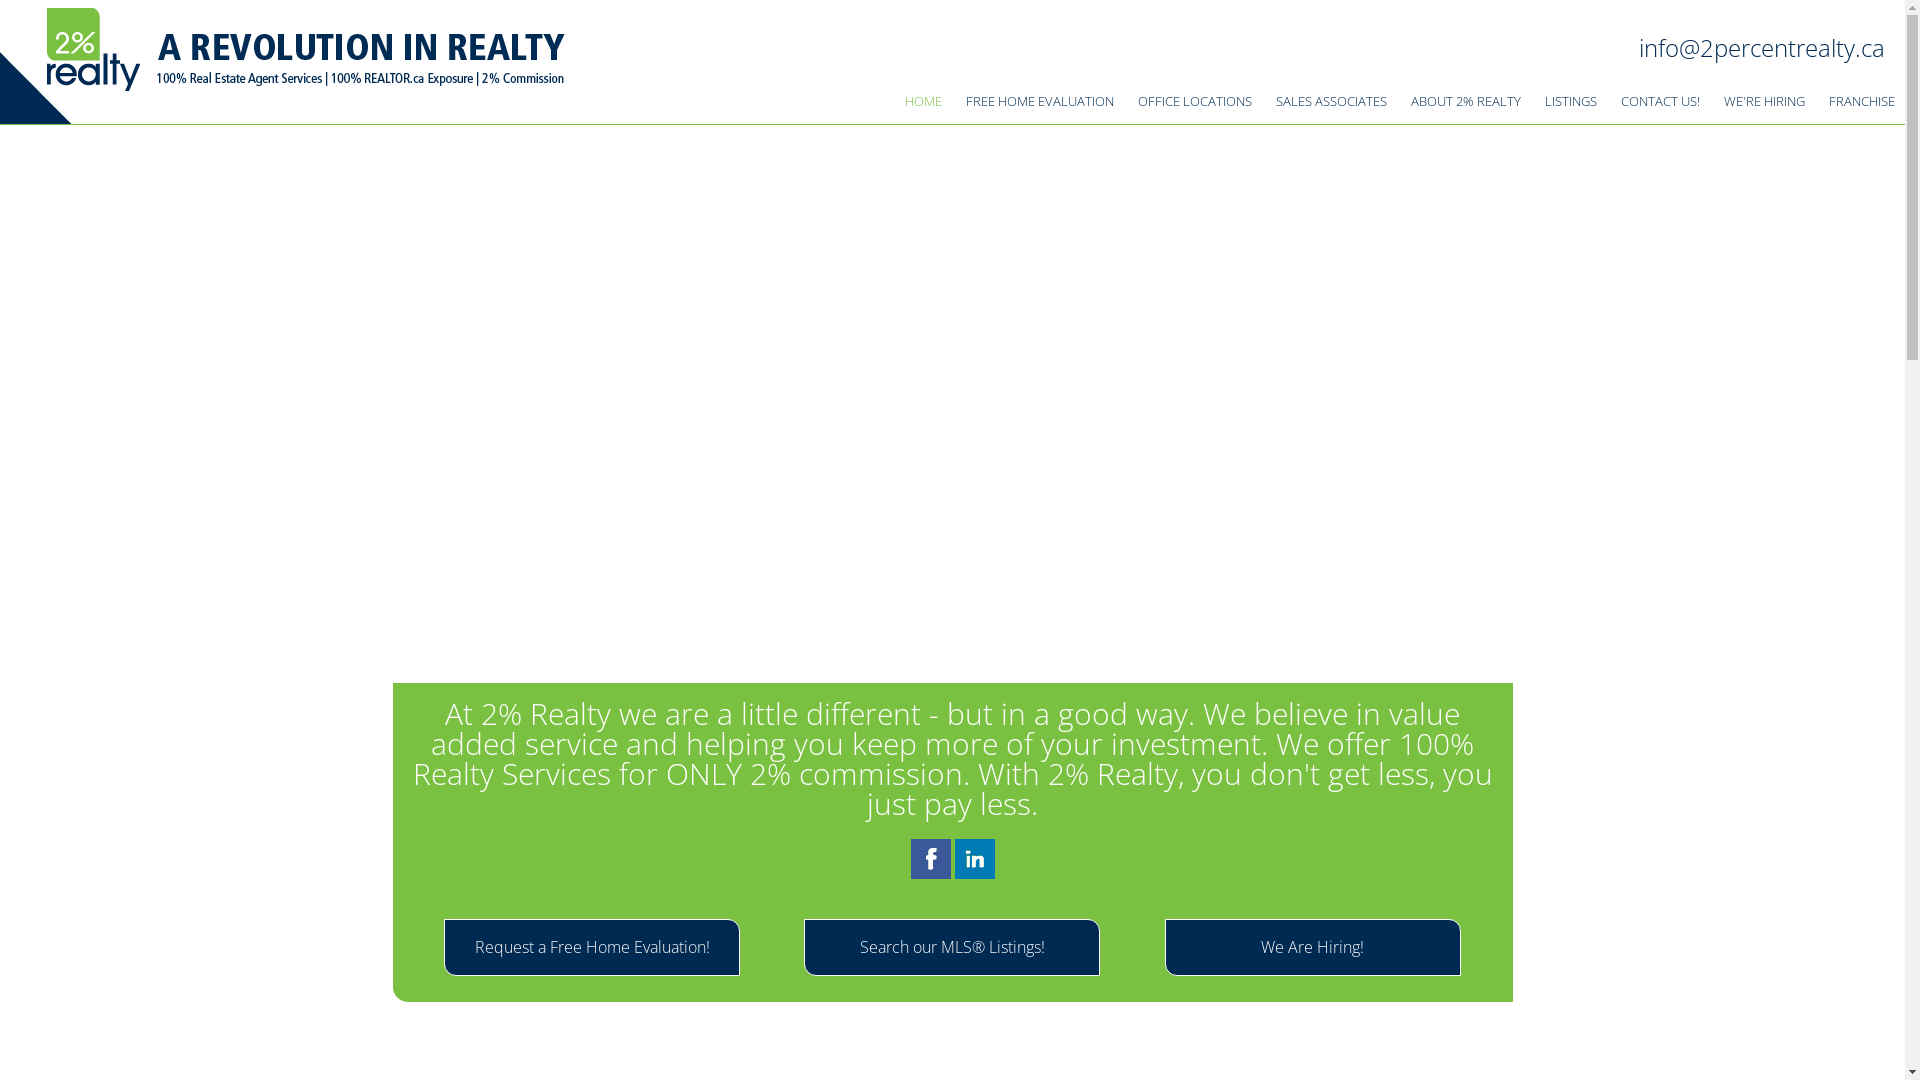  Describe the element at coordinates (590, 946) in the screenshot. I see `'Request a Free Home Evaluation!'` at that location.